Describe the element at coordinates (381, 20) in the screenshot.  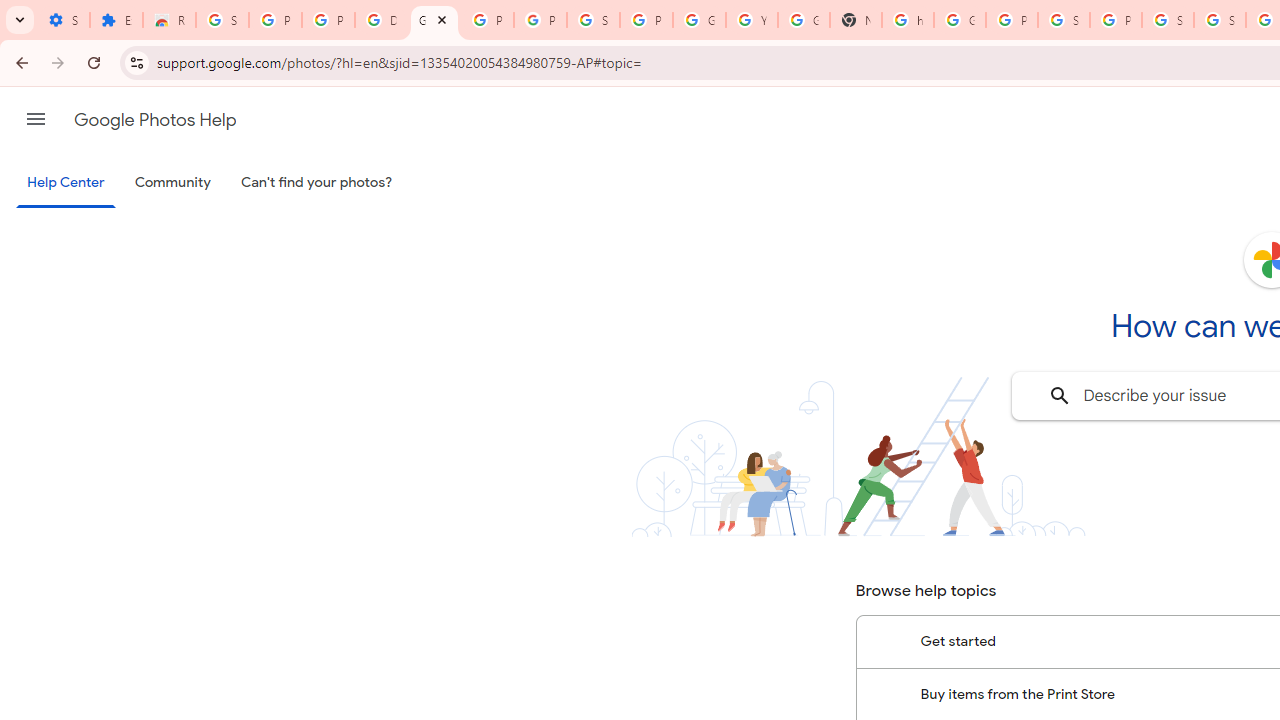
I see `'Delete photos & videos - Computer - Google Photos Help'` at that location.